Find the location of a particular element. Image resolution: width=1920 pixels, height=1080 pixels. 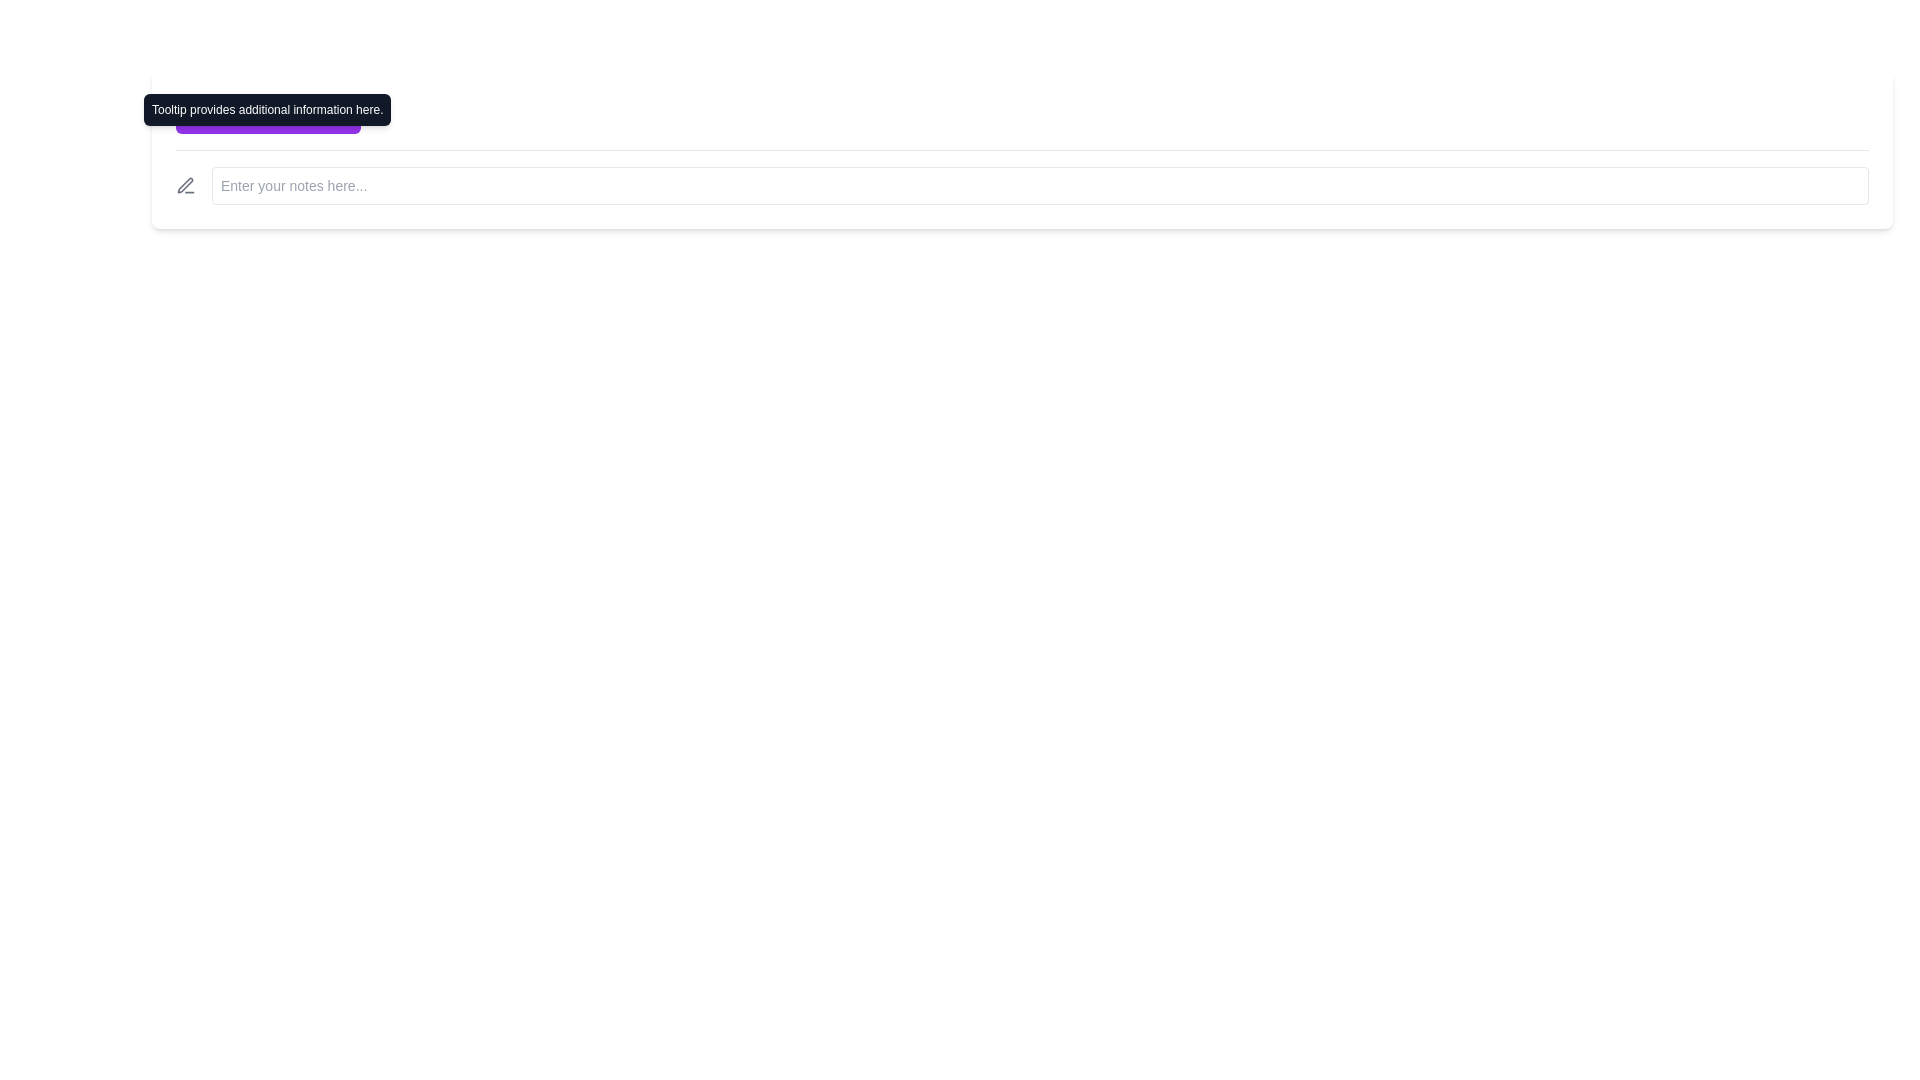

the editing icon located on the leftmost side of the bar section preceding the note input area is located at coordinates (186, 185).